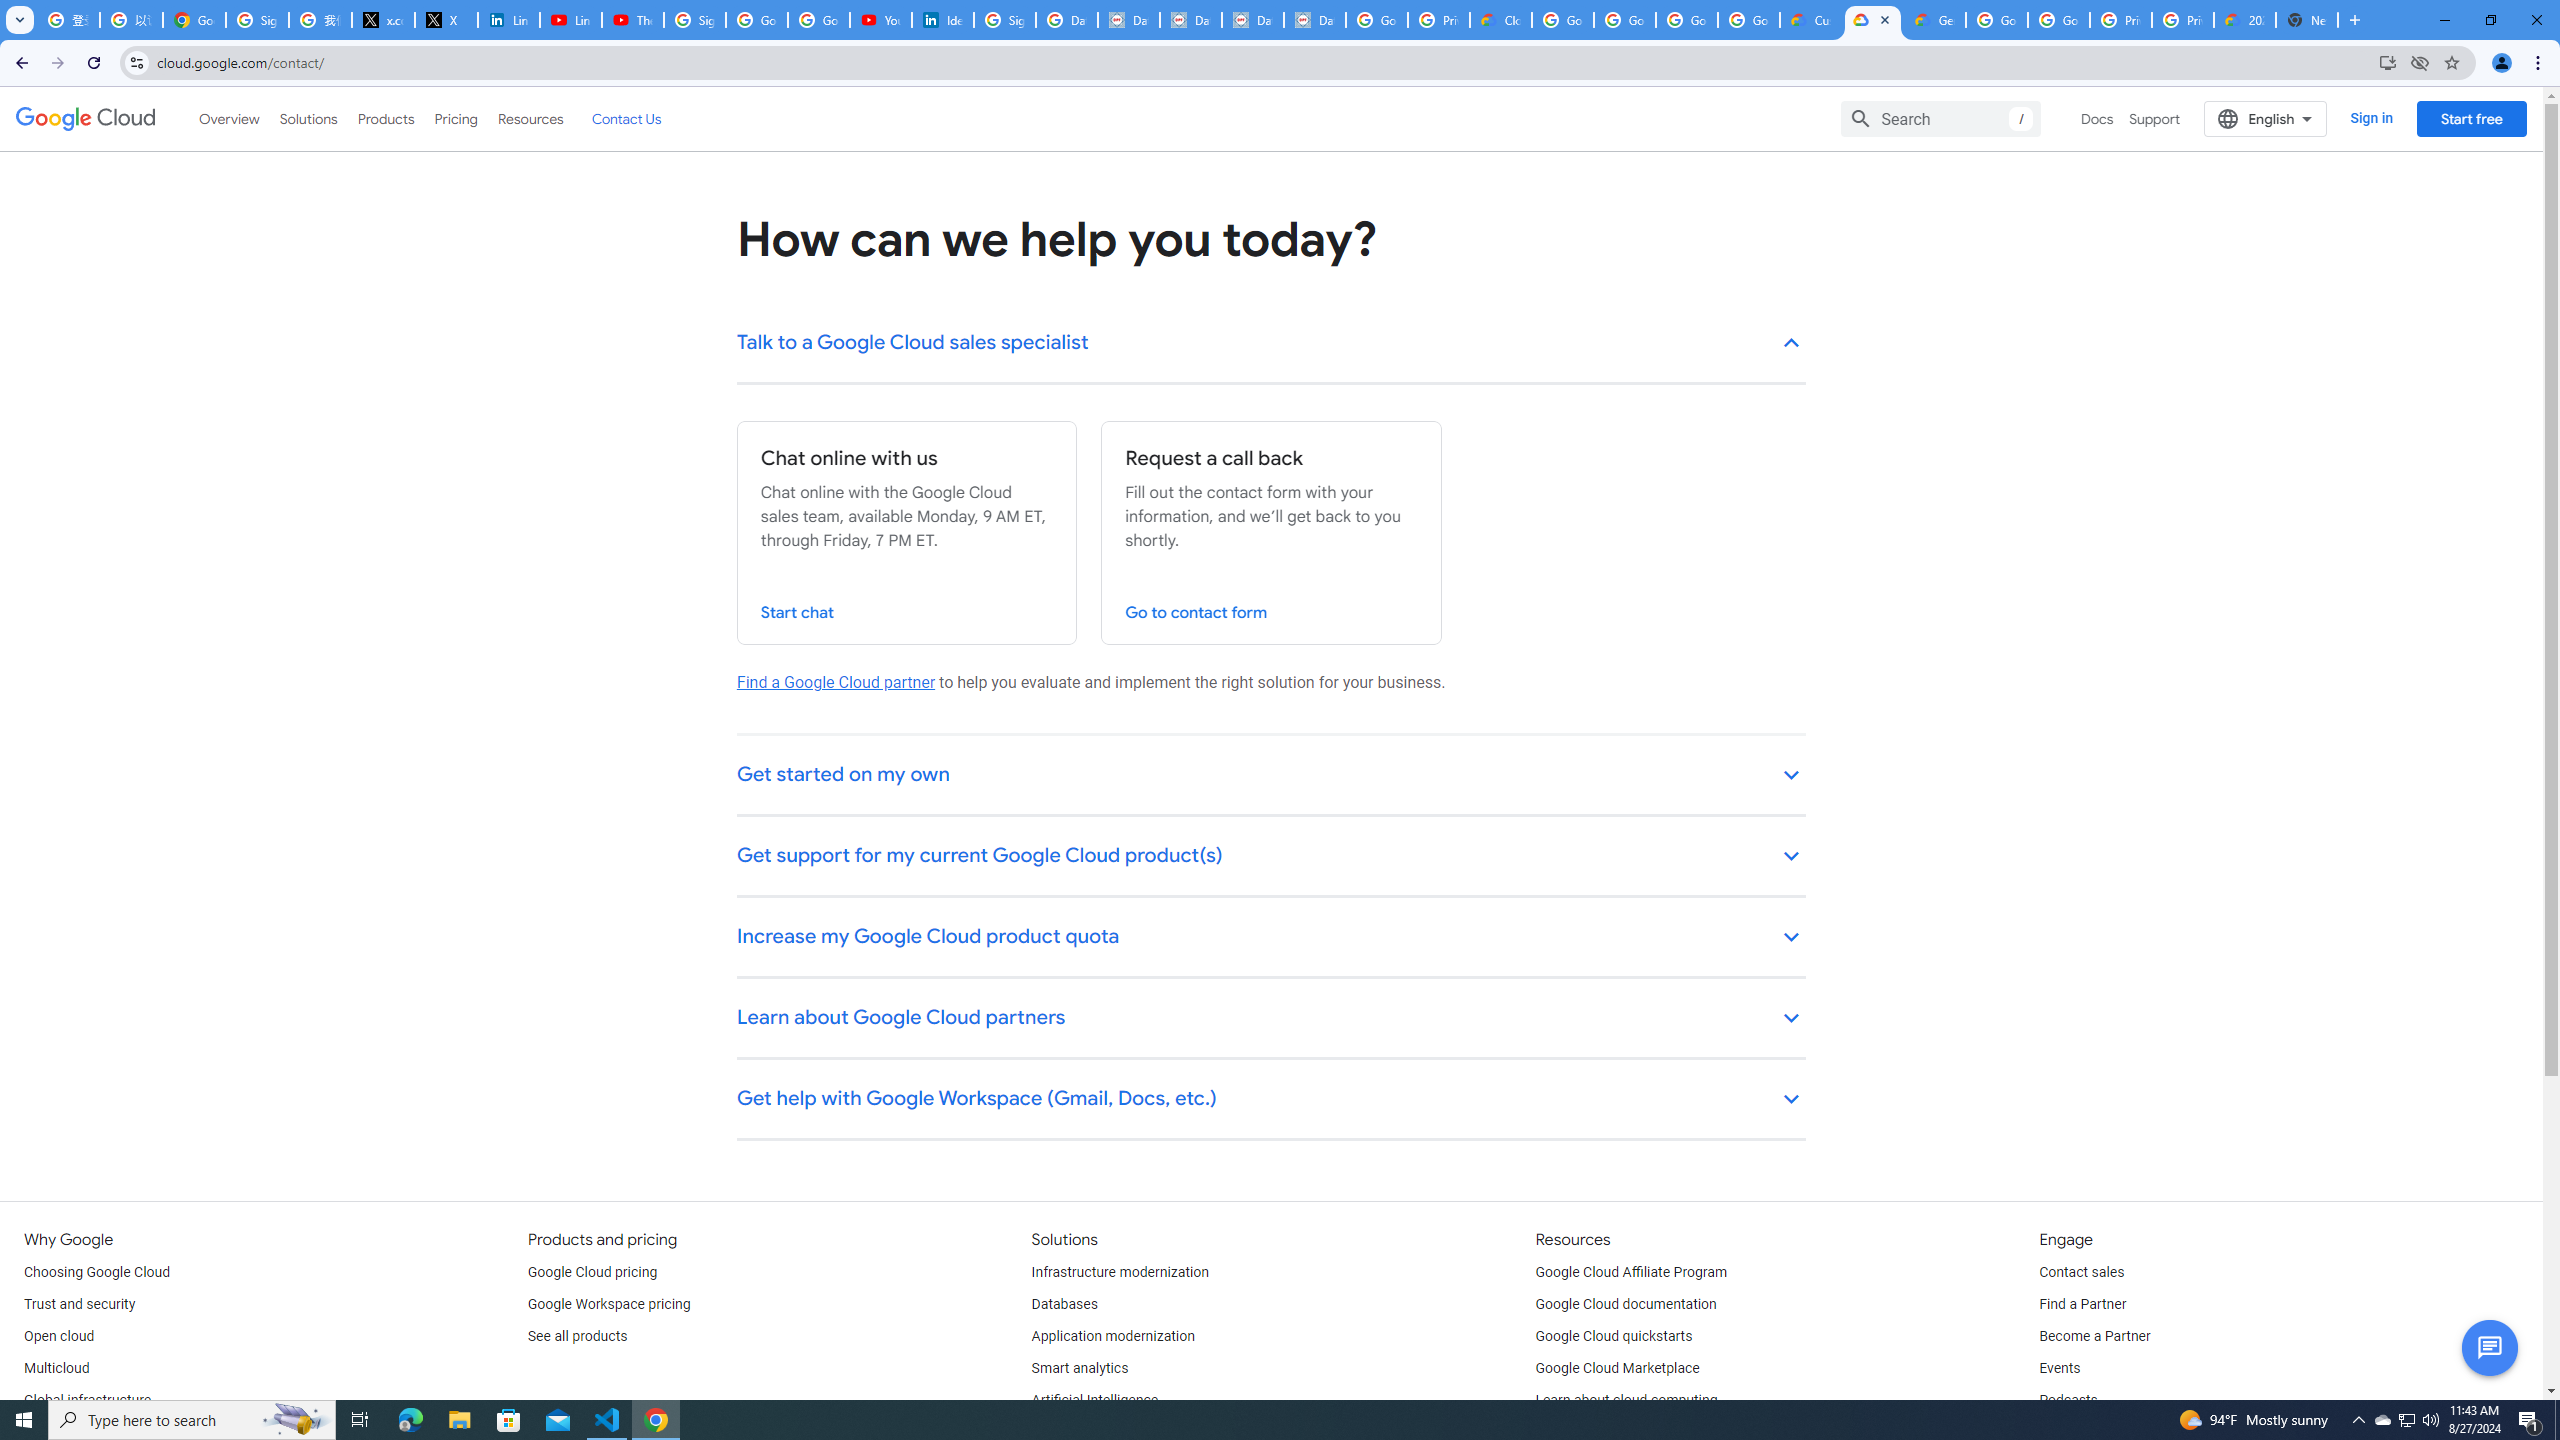 The width and height of the screenshot is (2560, 1440). What do you see at coordinates (1080, 1368) in the screenshot?
I see `'Smart analytics'` at bounding box center [1080, 1368].